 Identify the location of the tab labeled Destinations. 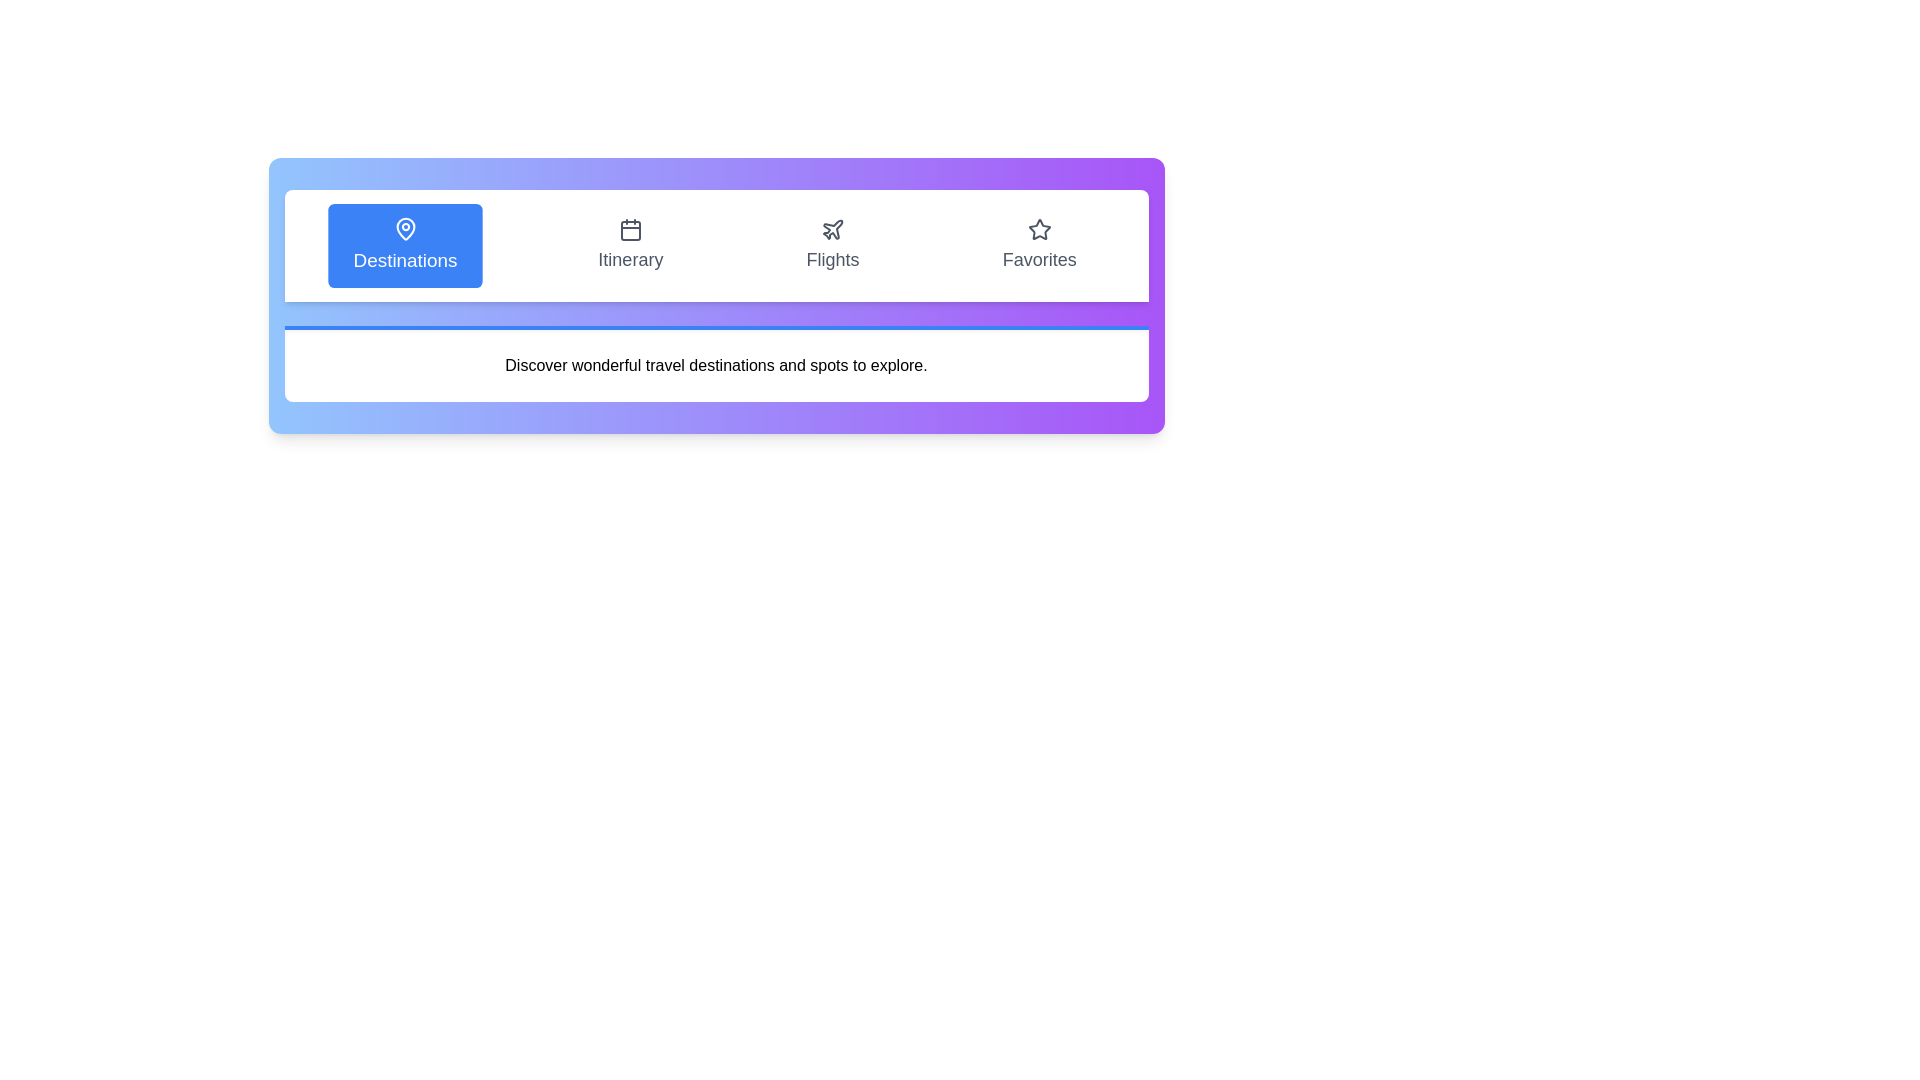
(404, 245).